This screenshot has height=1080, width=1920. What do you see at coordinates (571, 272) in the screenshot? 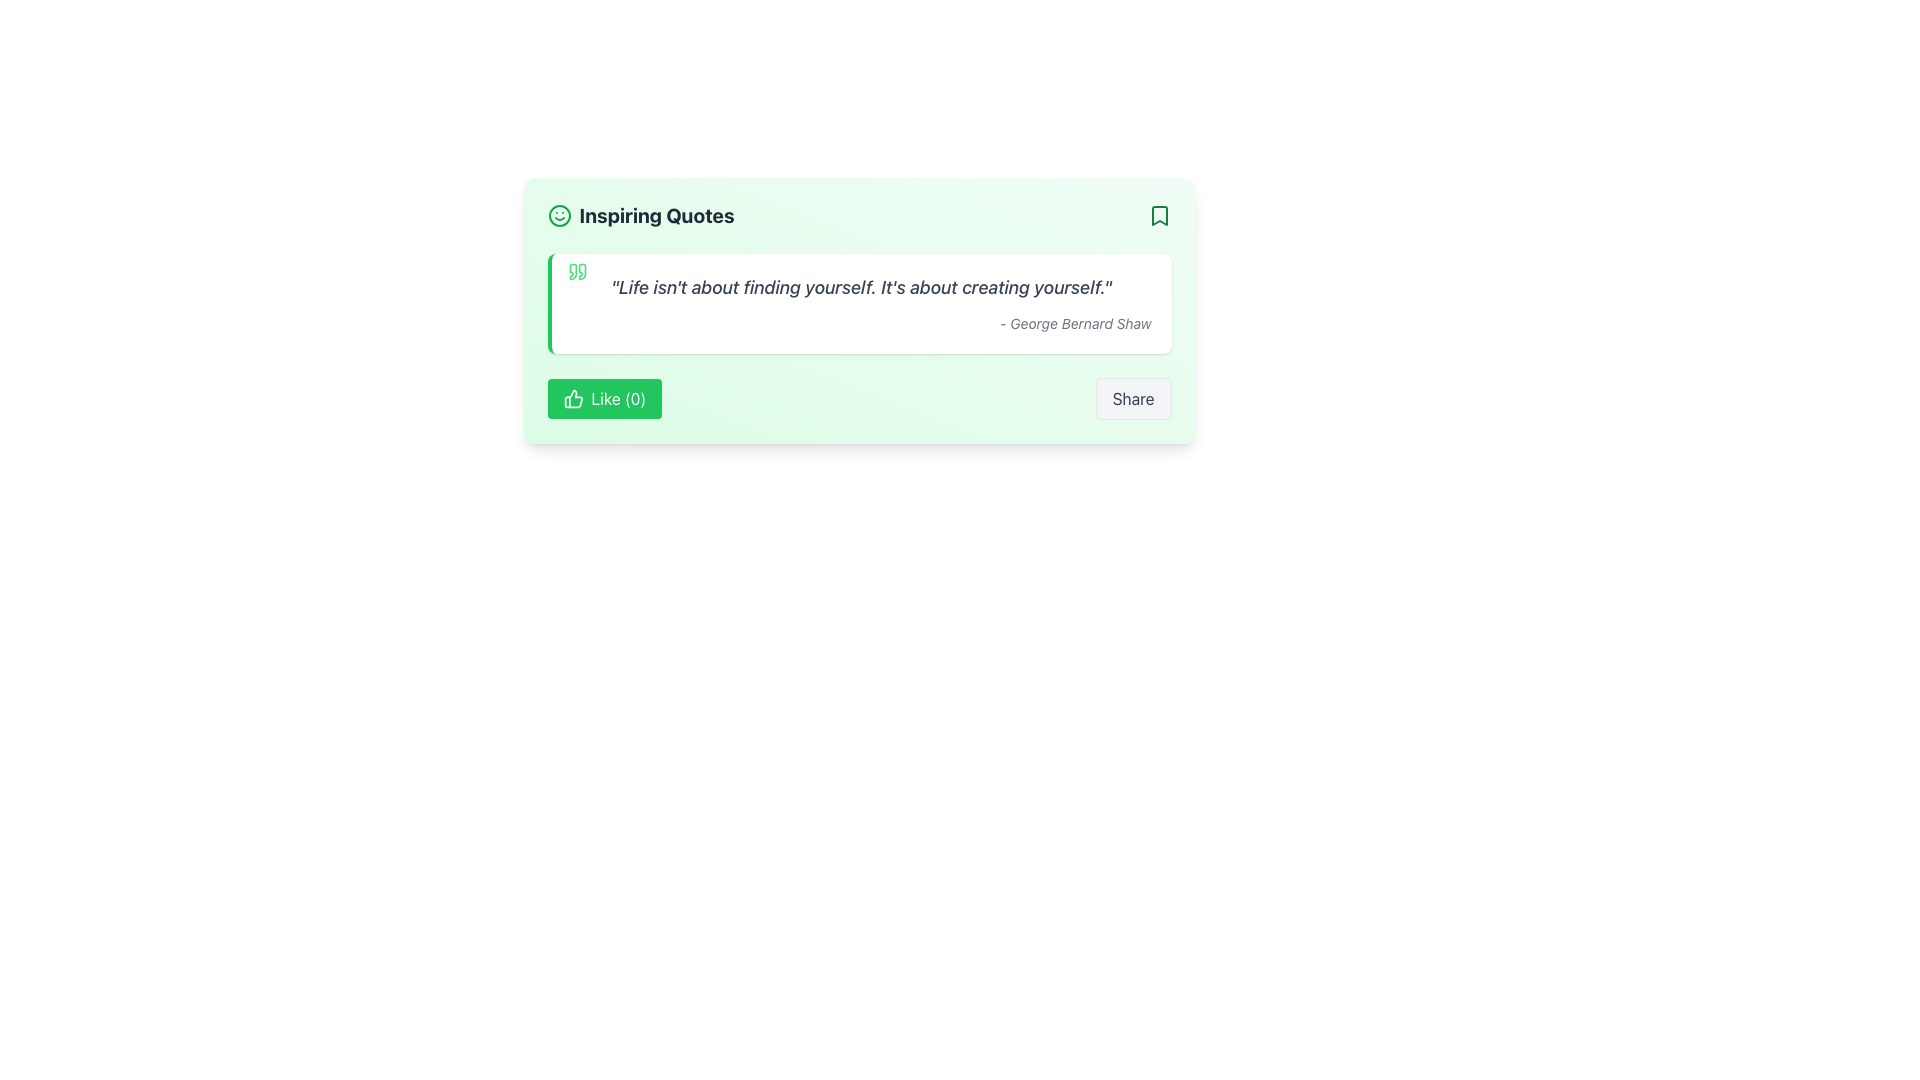
I see `the decorative quotation mark icon located at the top-left position of the quote text box` at bounding box center [571, 272].